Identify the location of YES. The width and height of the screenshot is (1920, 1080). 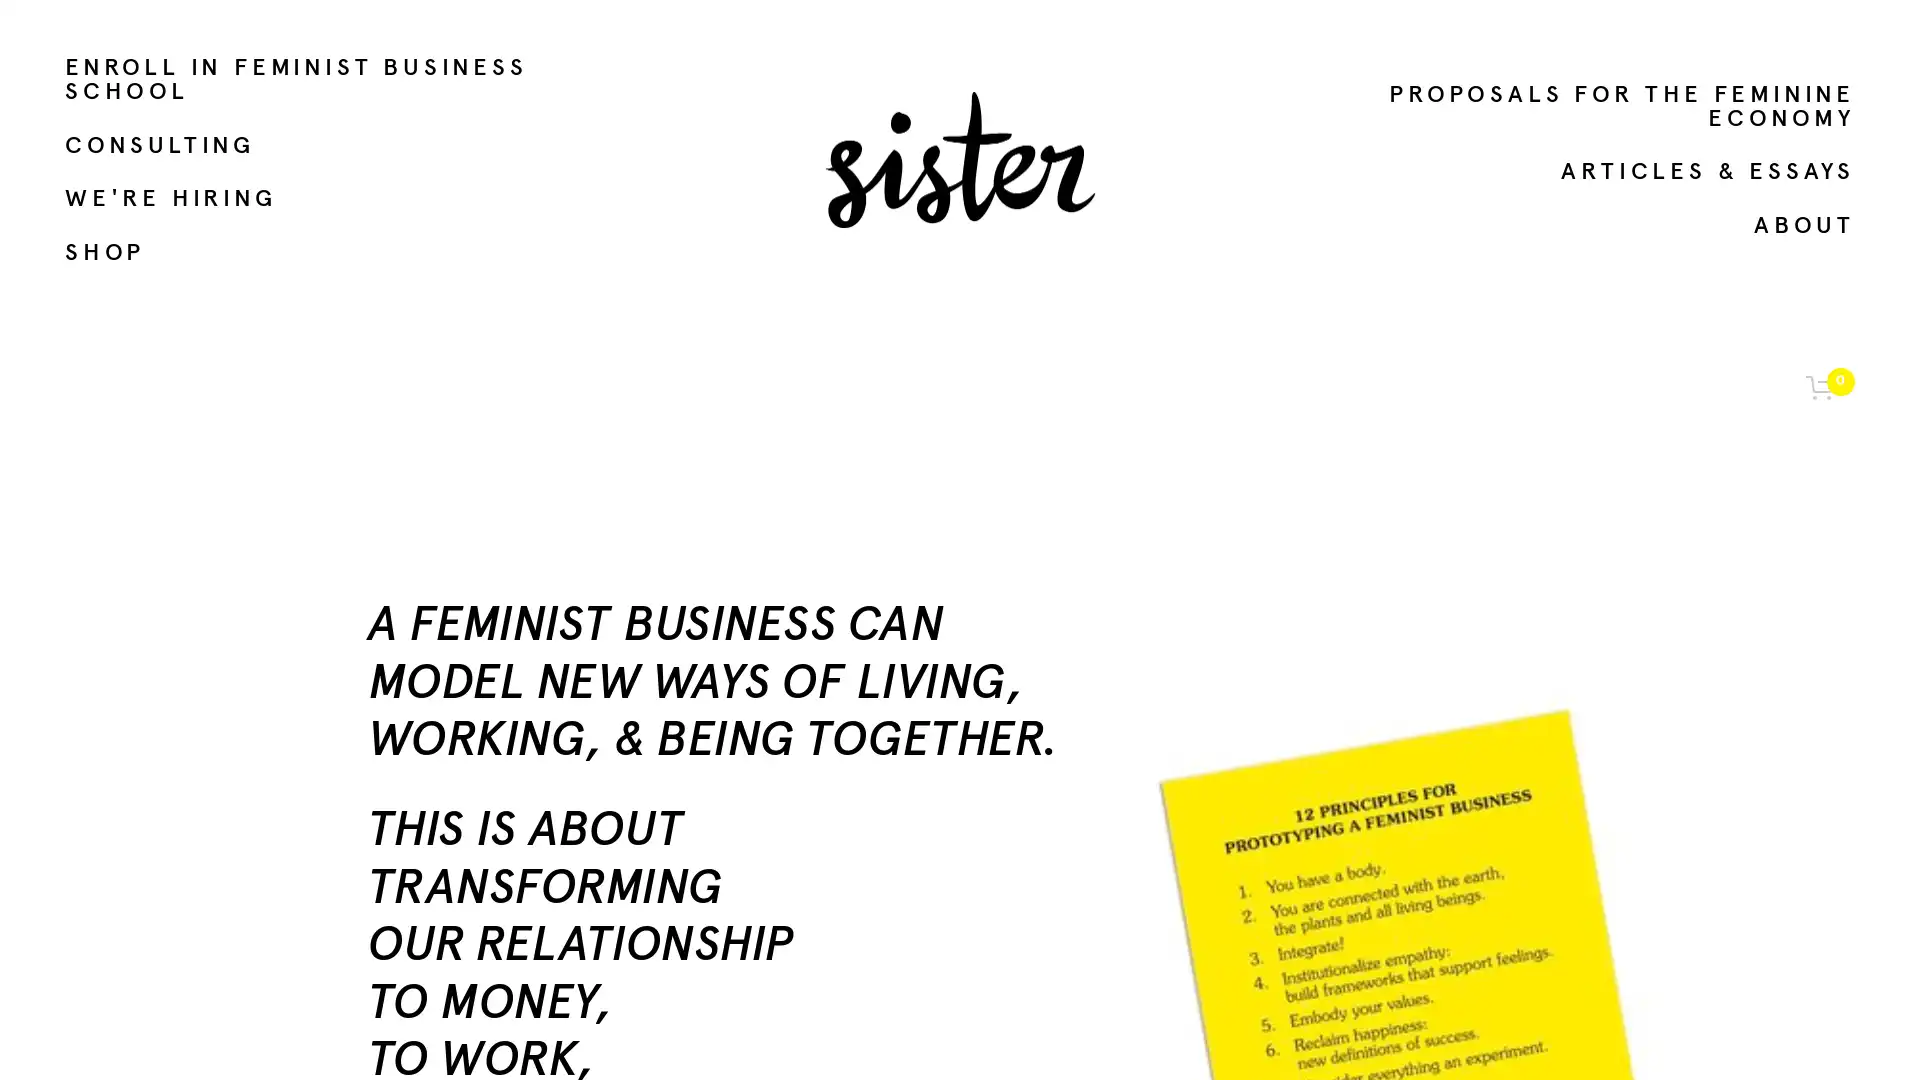
(1692, 896).